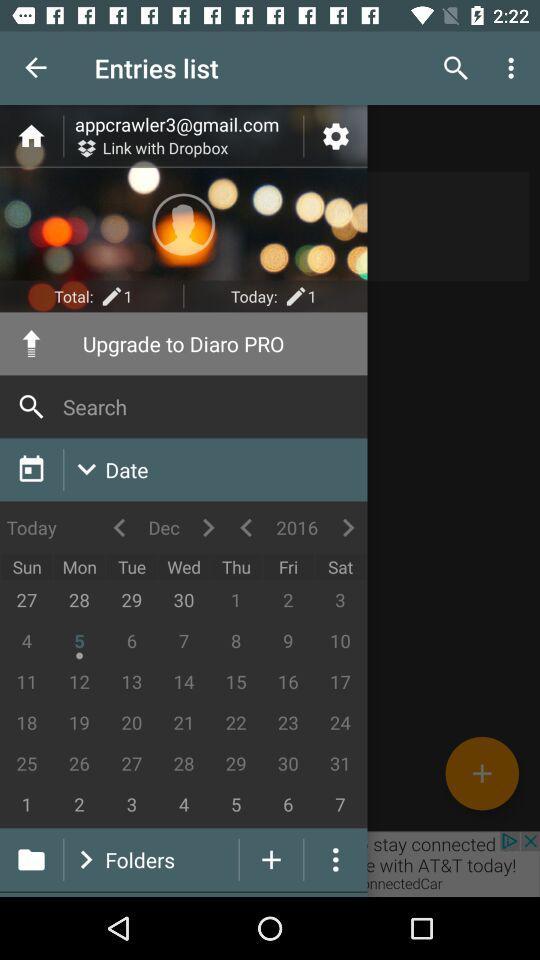 Image resolution: width=540 pixels, height=960 pixels. I want to click on tap on number 30 shown below wed, so click(184, 600).